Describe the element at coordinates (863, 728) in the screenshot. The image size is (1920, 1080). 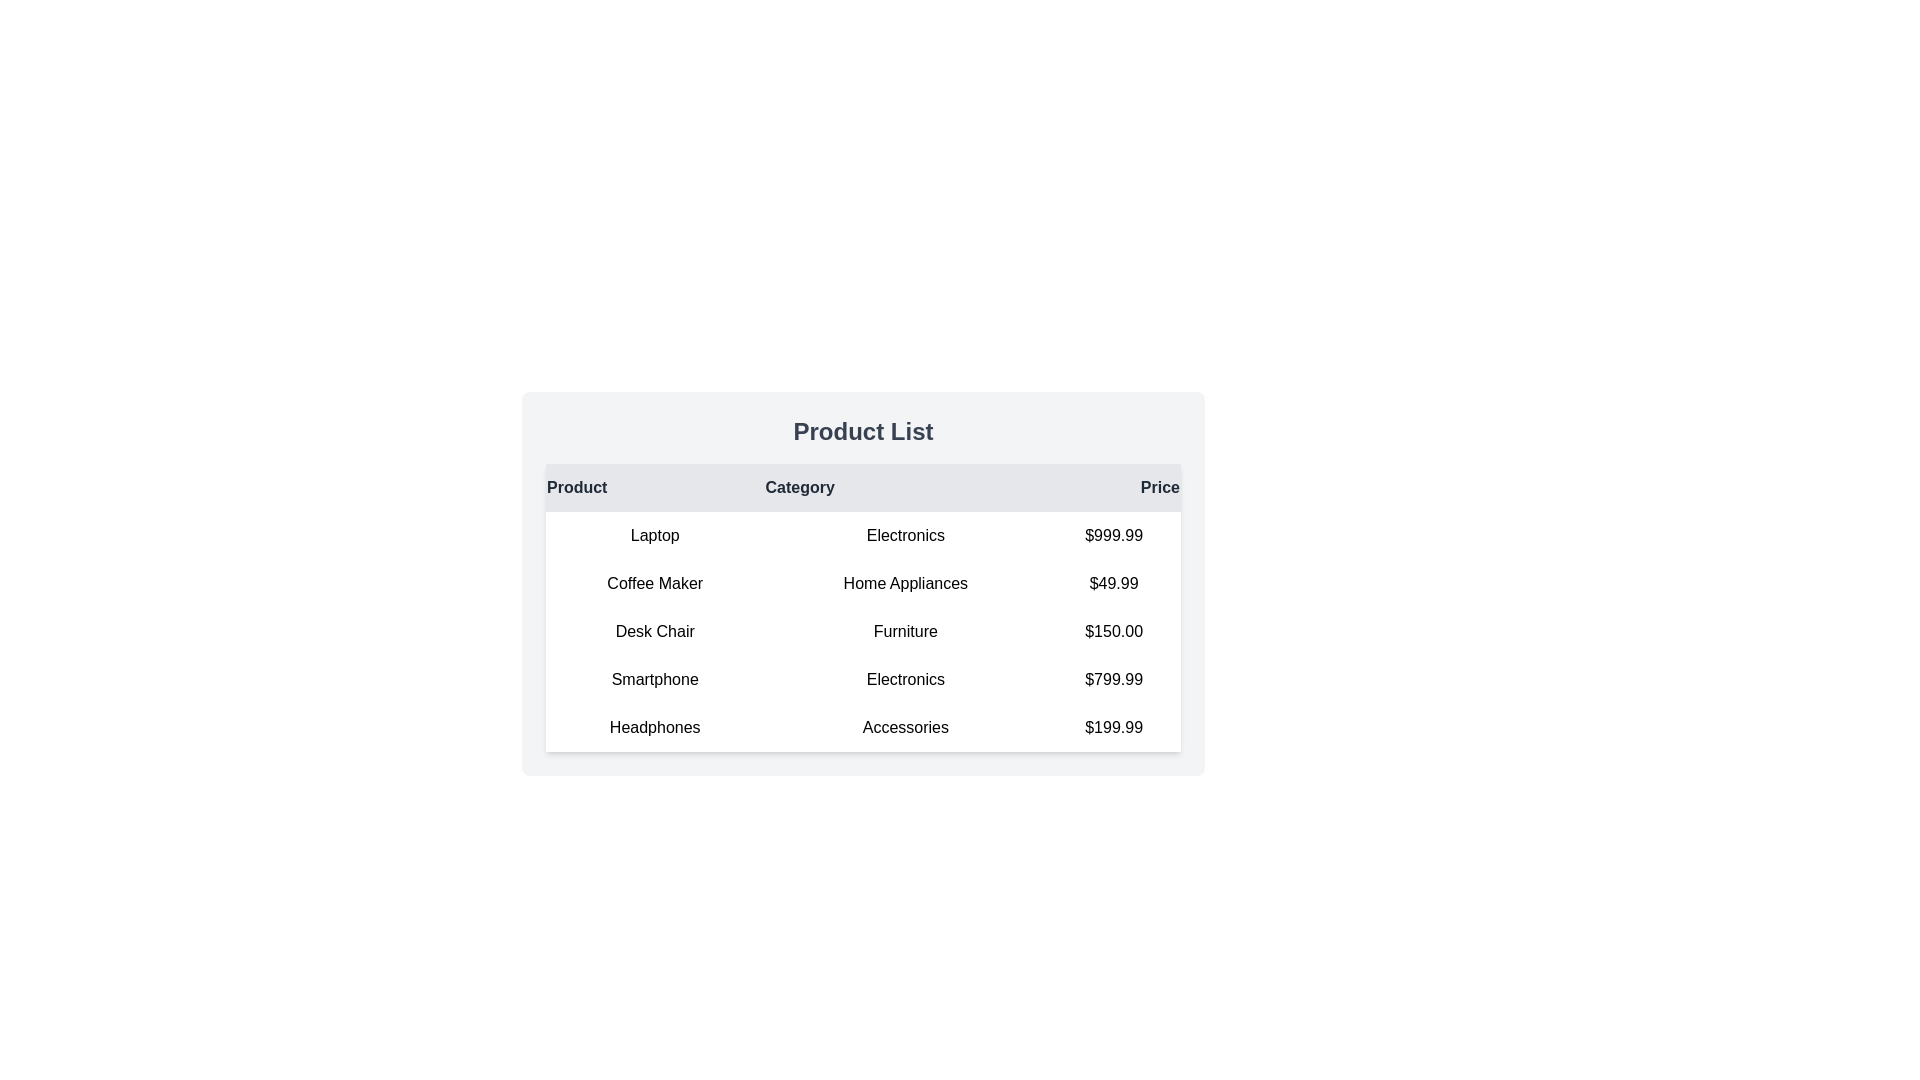
I see `text content of the last row in the product list table, which contains 'Headphones', 'Accessories', and '$199.99'` at that location.